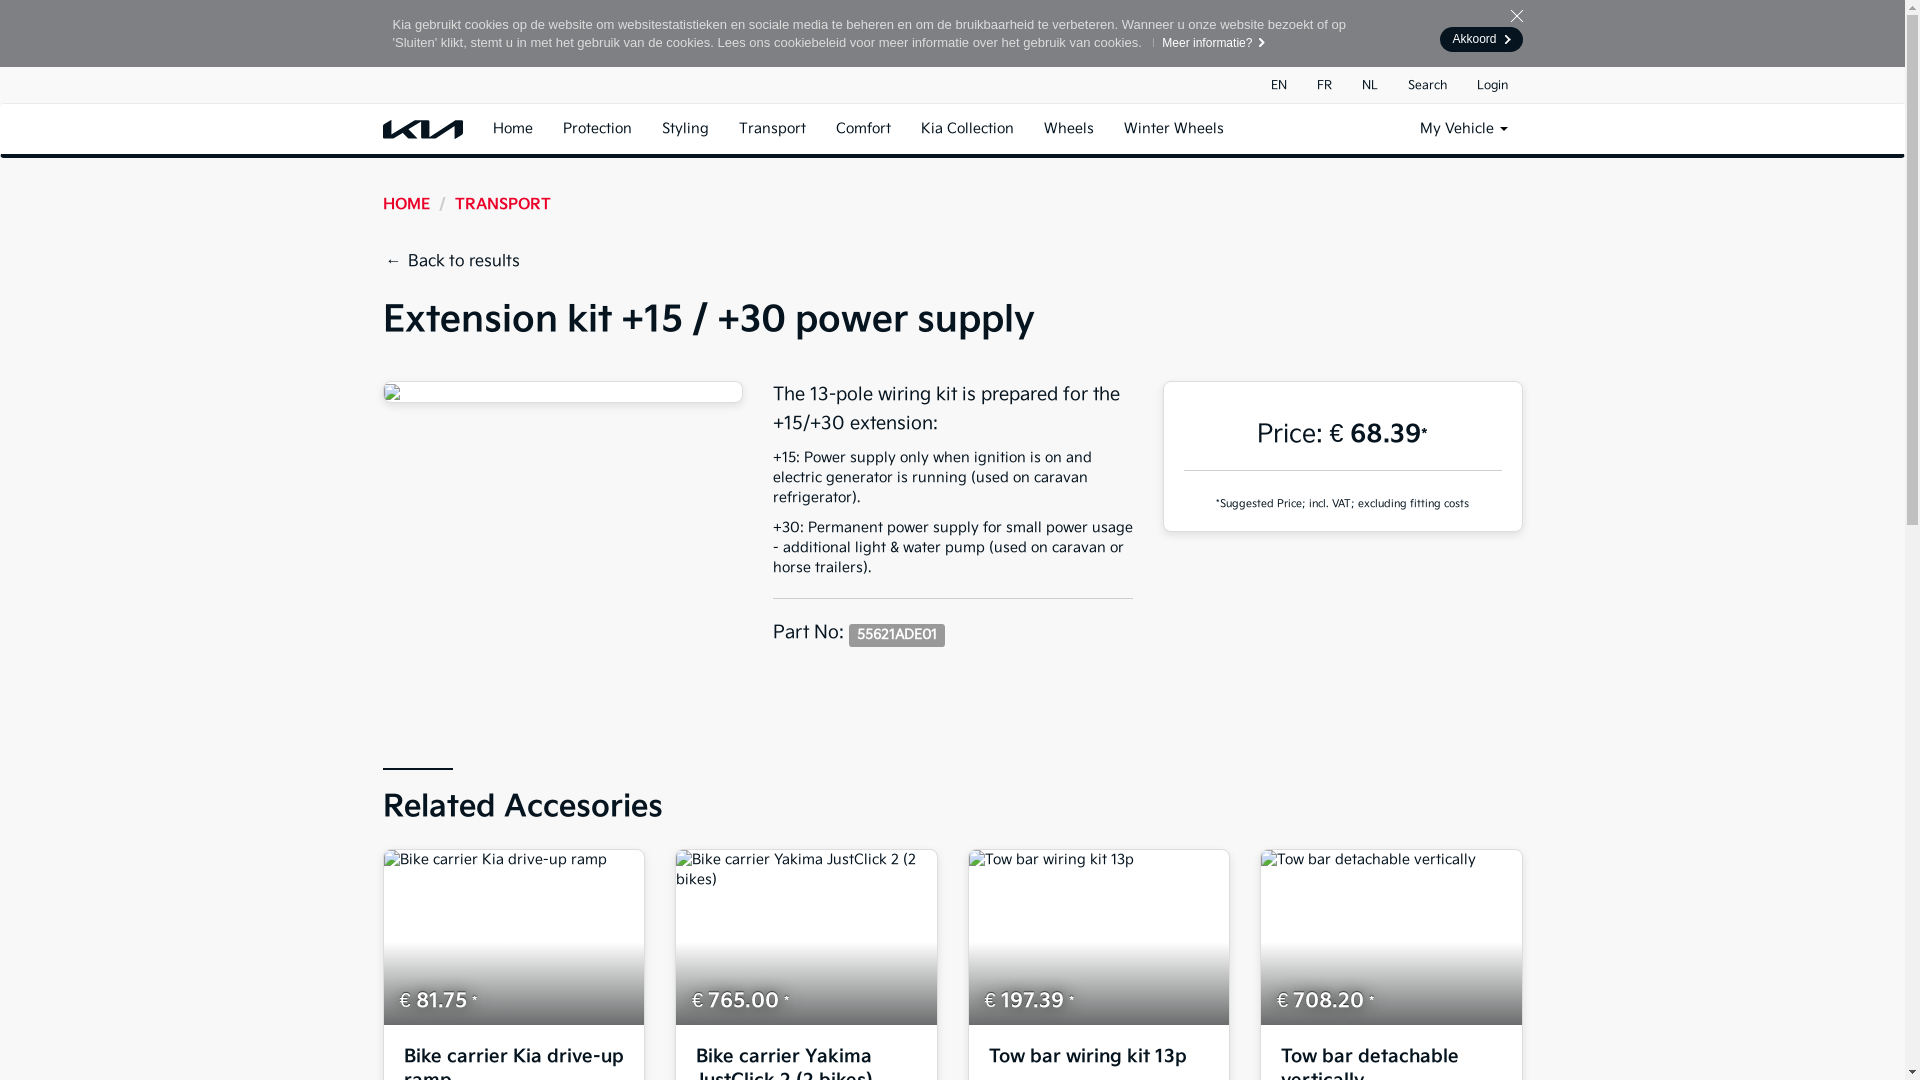 Image resolution: width=1920 pixels, height=1080 pixels. What do you see at coordinates (404, 204) in the screenshot?
I see `'HOME'` at bounding box center [404, 204].